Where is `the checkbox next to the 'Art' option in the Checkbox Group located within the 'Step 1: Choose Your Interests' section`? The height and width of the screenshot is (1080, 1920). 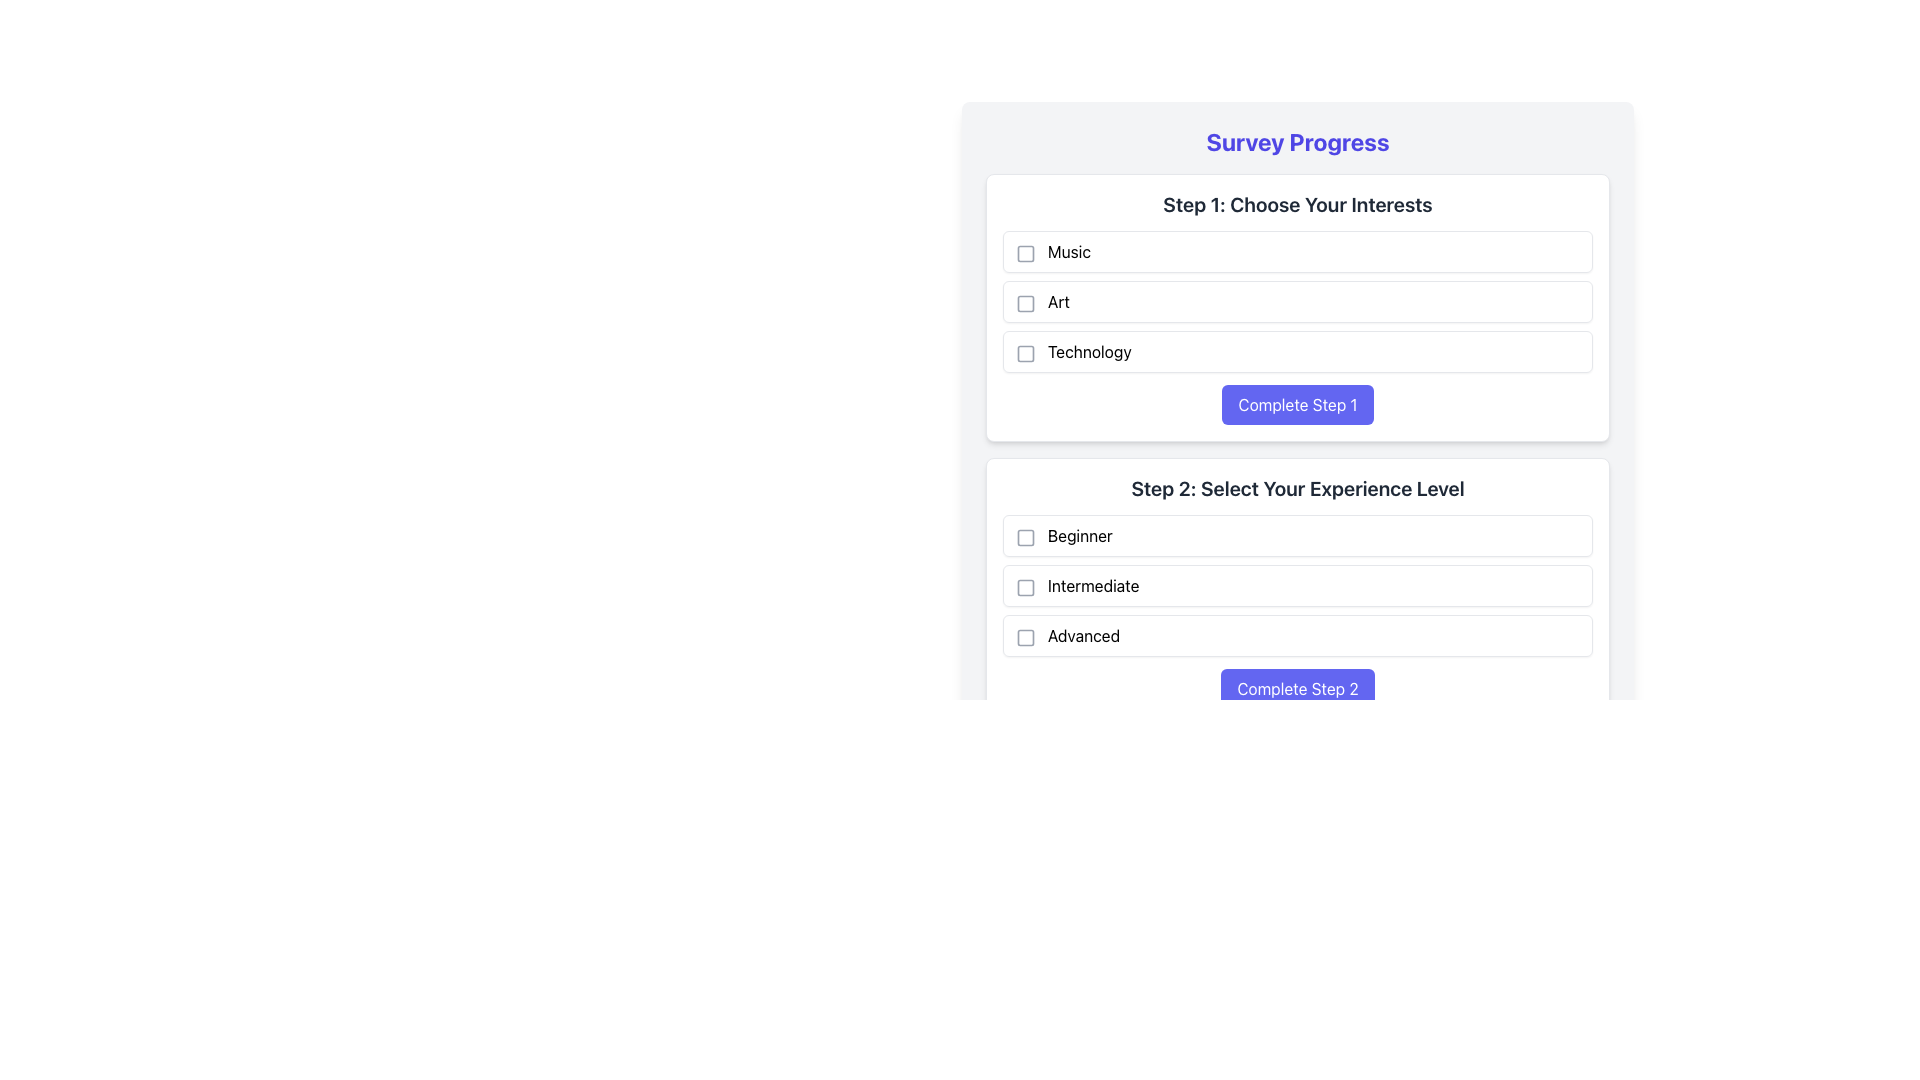
the checkbox next to the 'Art' option in the Checkbox Group located within the 'Step 1: Choose Your Interests' section is located at coordinates (1297, 301).